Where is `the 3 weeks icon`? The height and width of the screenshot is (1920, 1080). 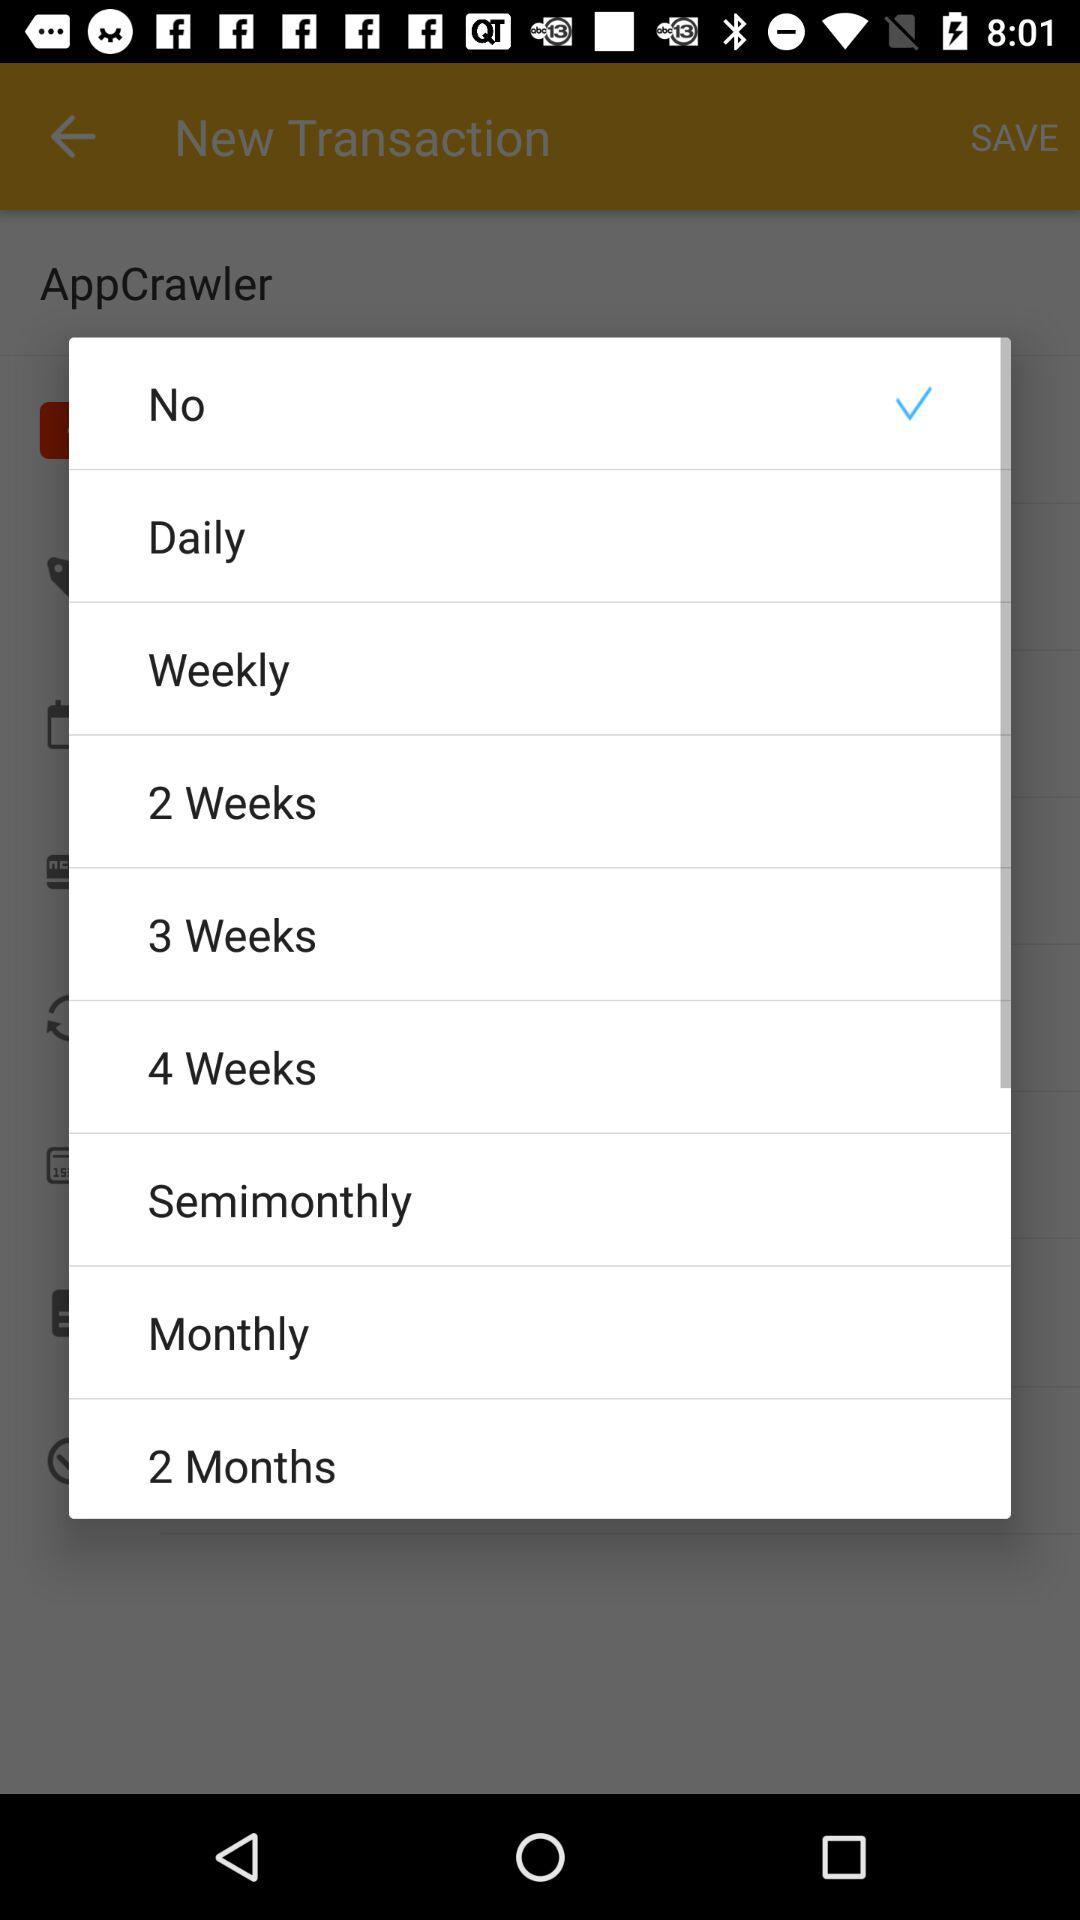
the 3 weeks icon is located at coordinates (540, 933).